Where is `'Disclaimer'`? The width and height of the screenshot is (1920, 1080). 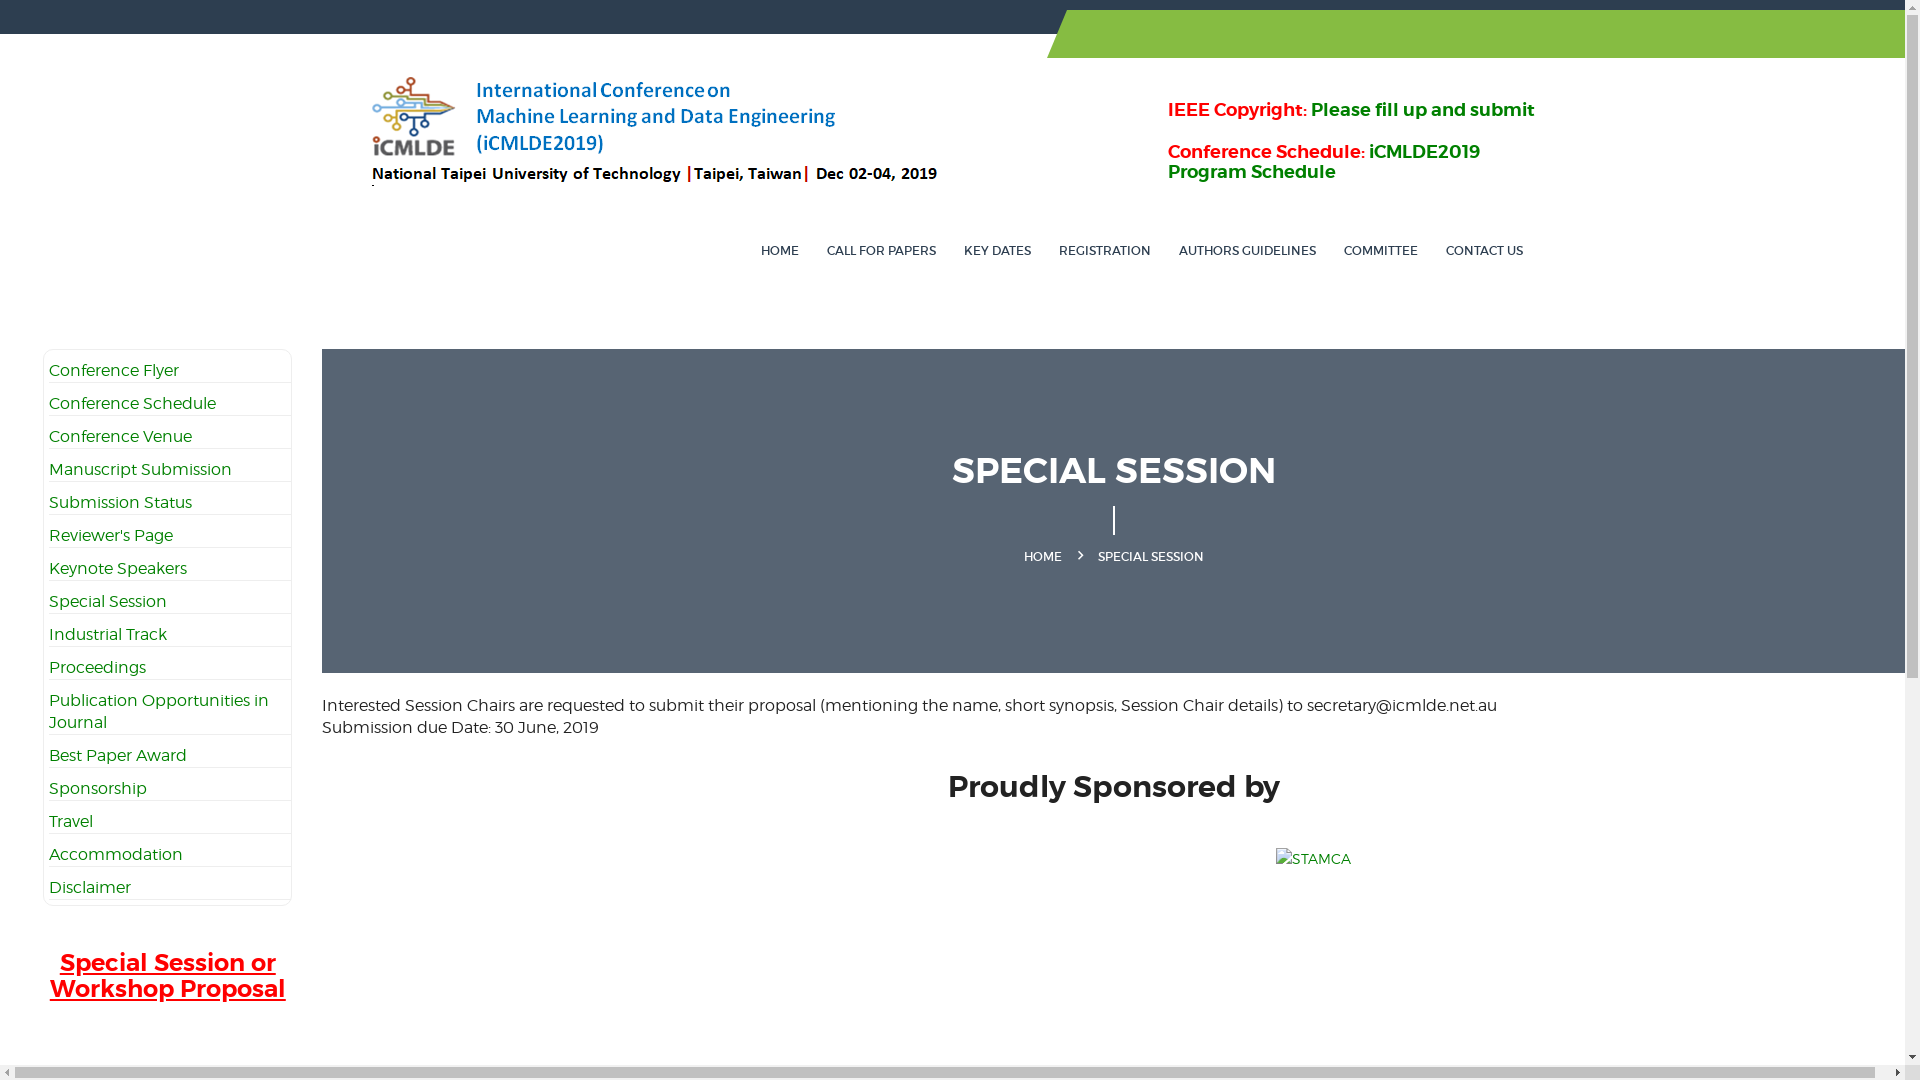
'Disclaimer' is located at coordinates (89, 886).